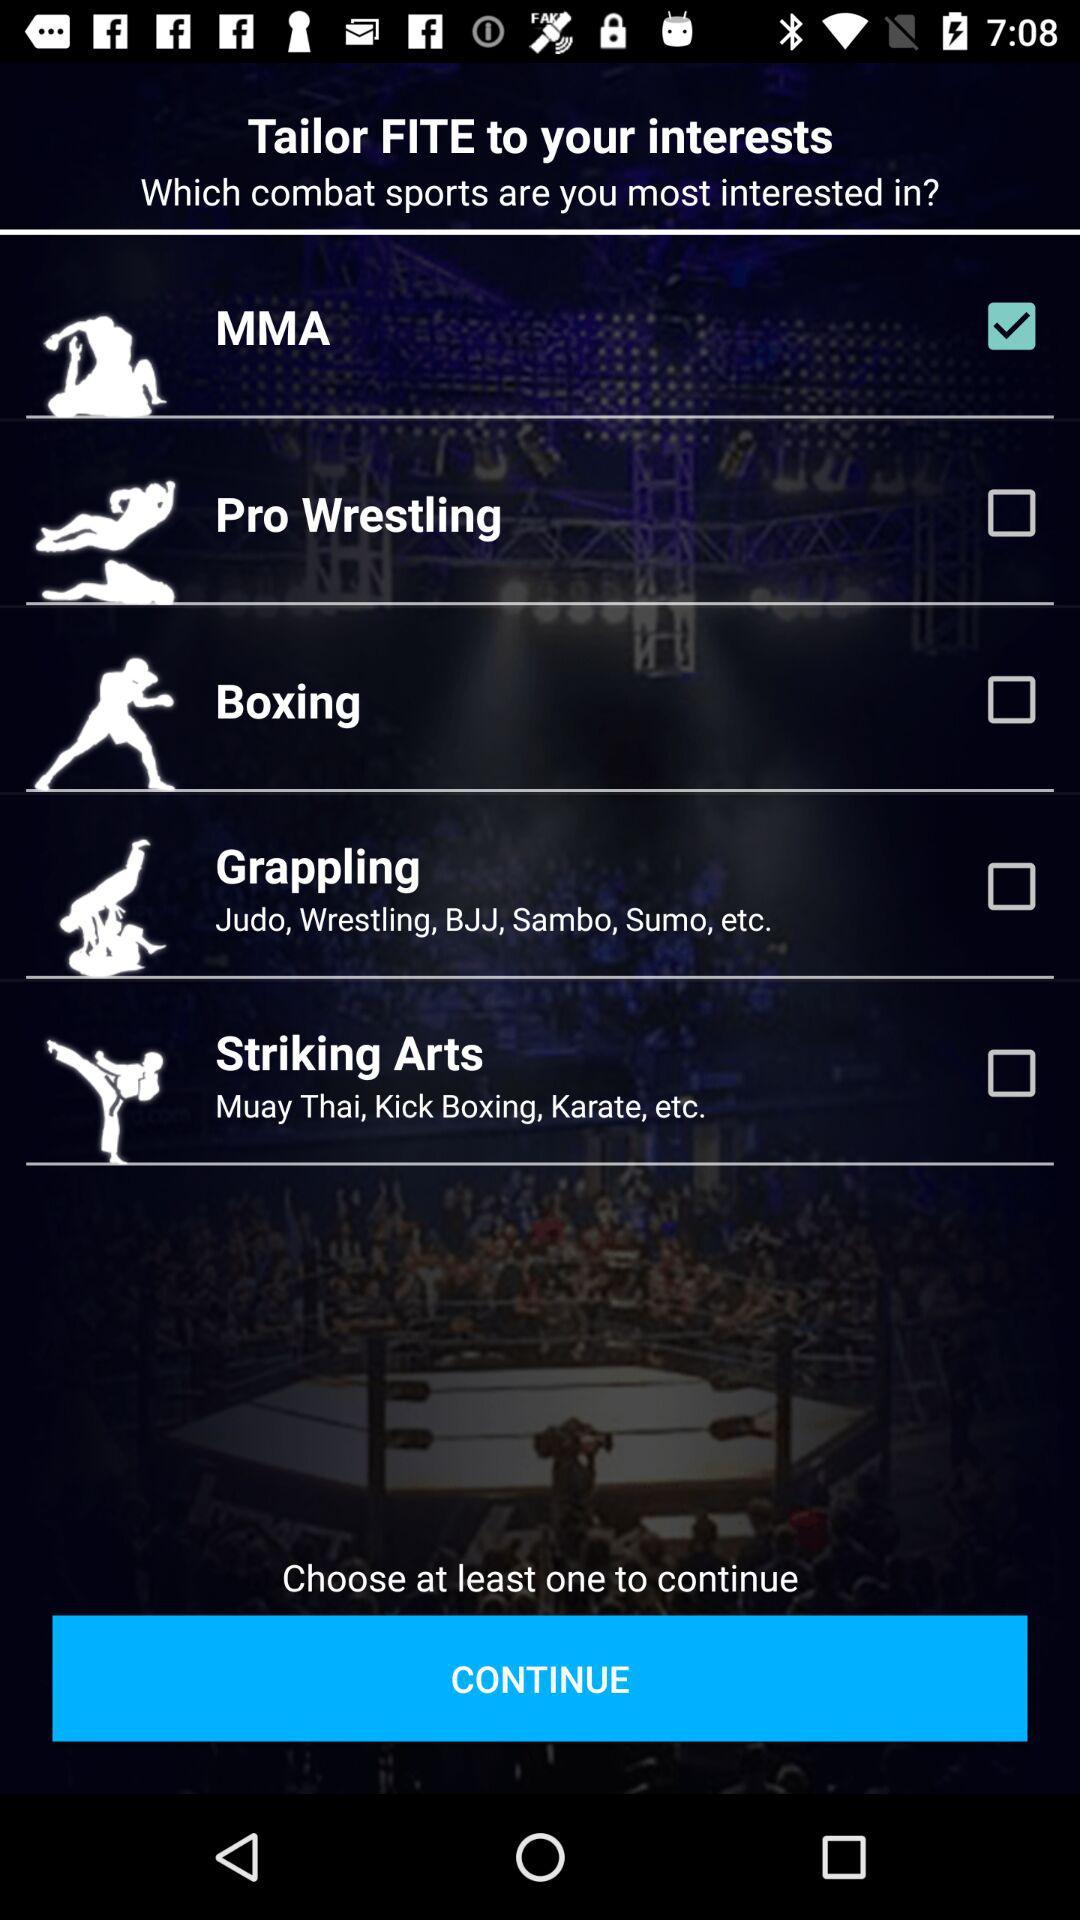 This screenshot has width=1080, height=1920. Describe the element at coordinates (460, 1104) in the screenshot. I see `the muay thai kick item` at that location.